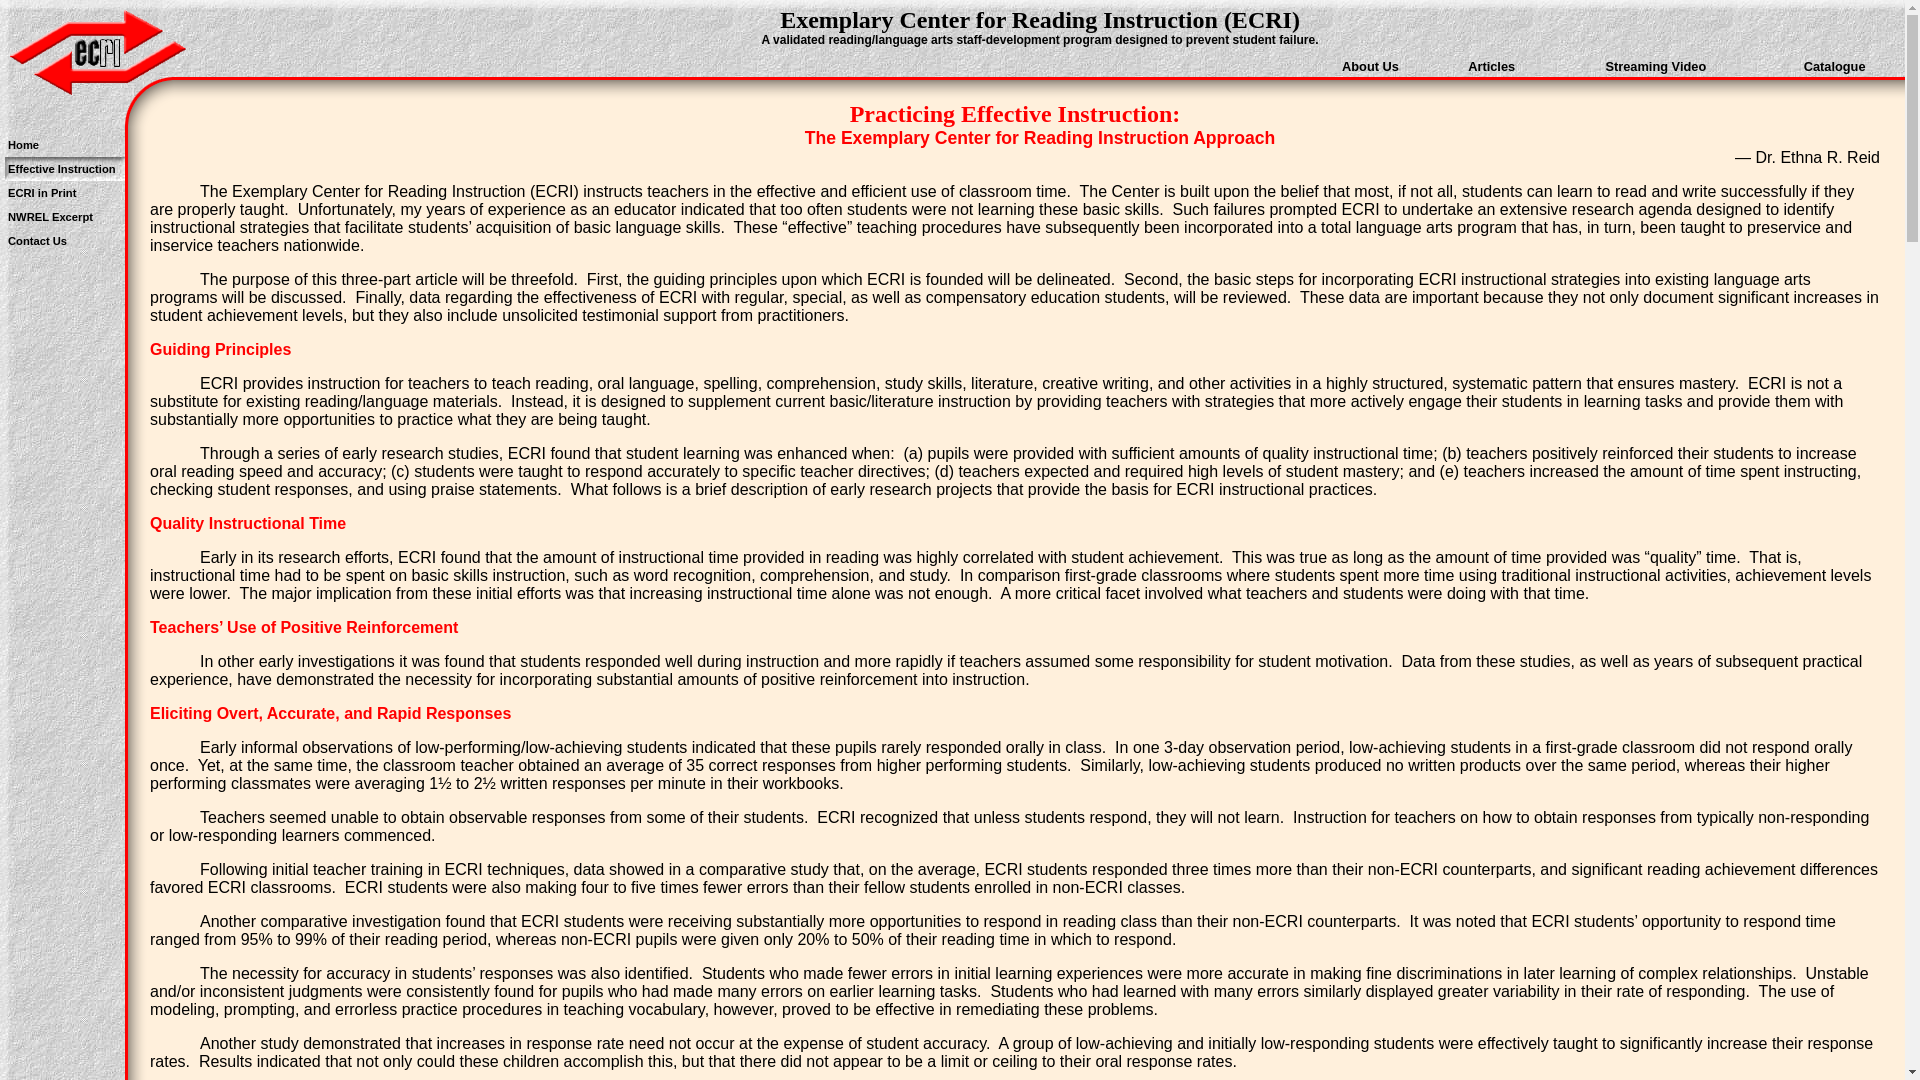 Image resolution: width=1920 pixels, height=1080 pixels. Describe the element at coordinates (37, 239) in the screenshot. I see `'Contact Us'` at that location.